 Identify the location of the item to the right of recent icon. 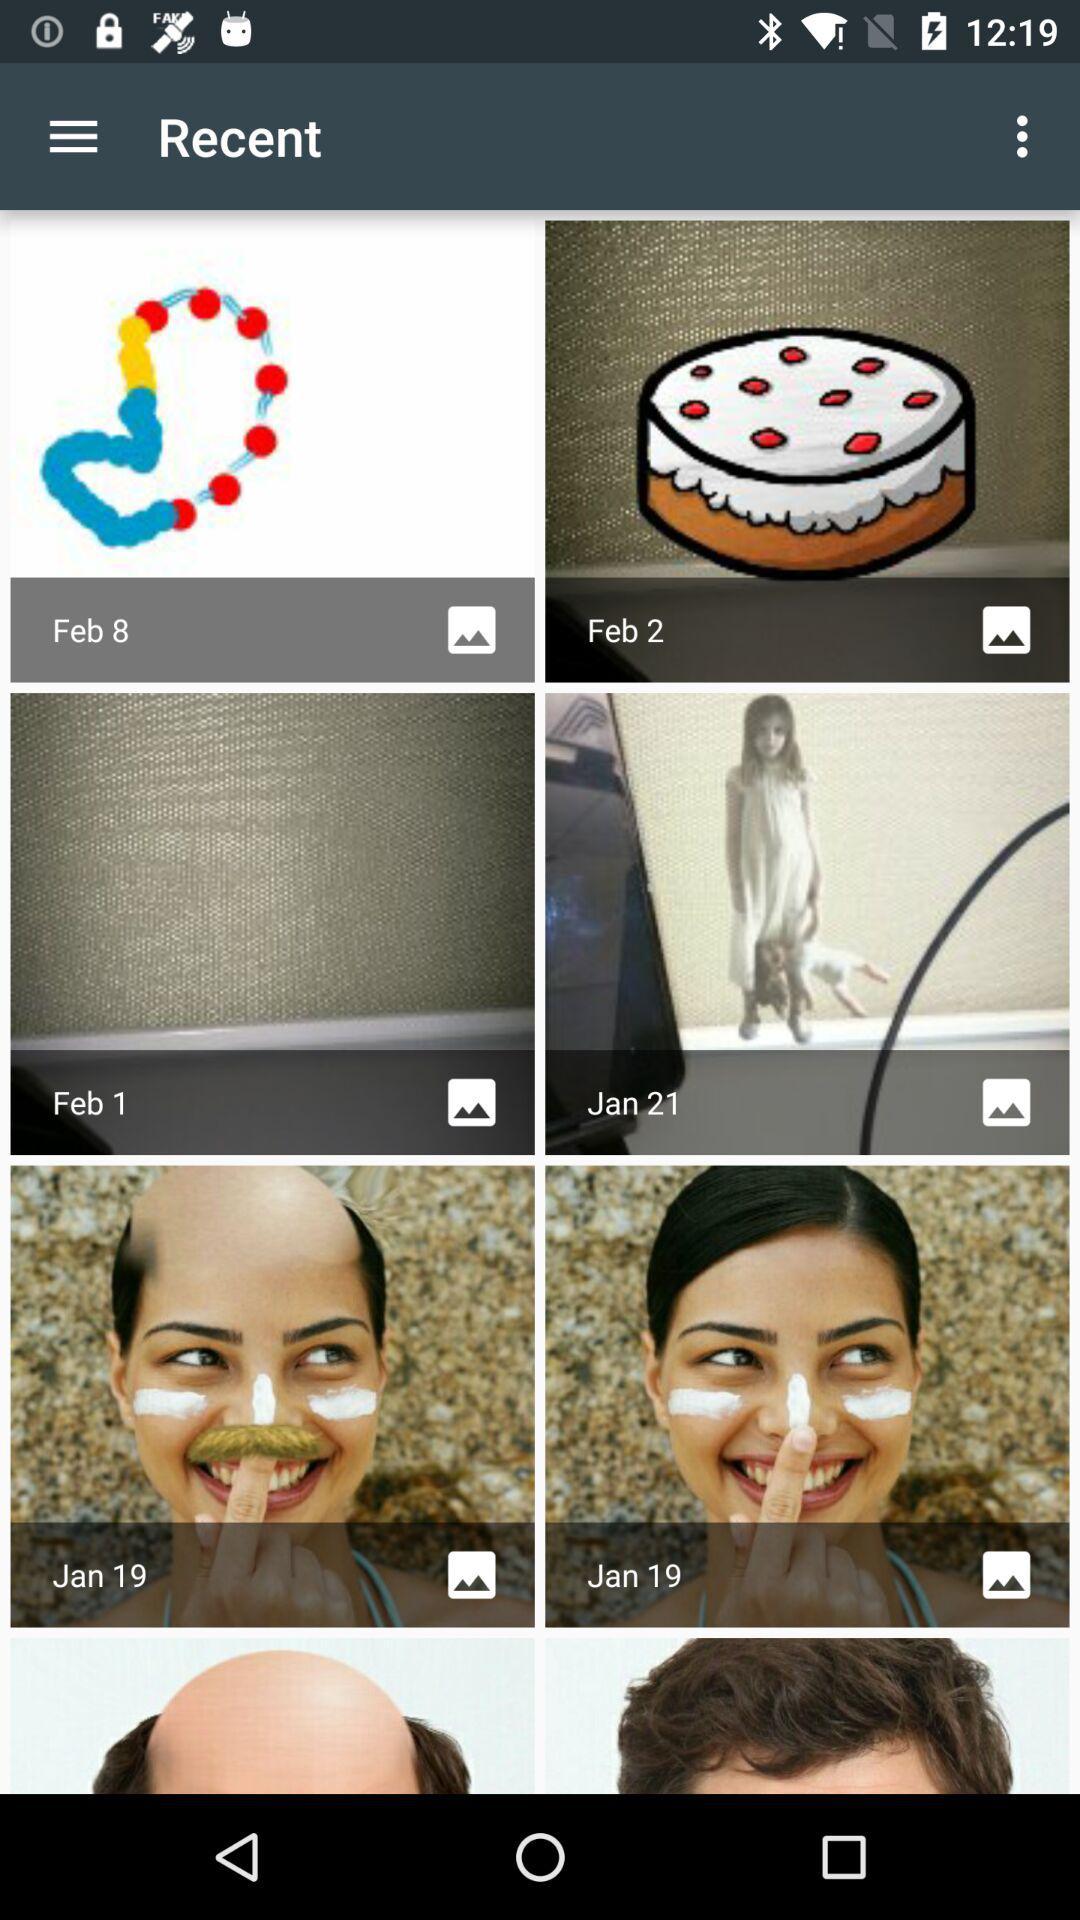
(1027, 135).